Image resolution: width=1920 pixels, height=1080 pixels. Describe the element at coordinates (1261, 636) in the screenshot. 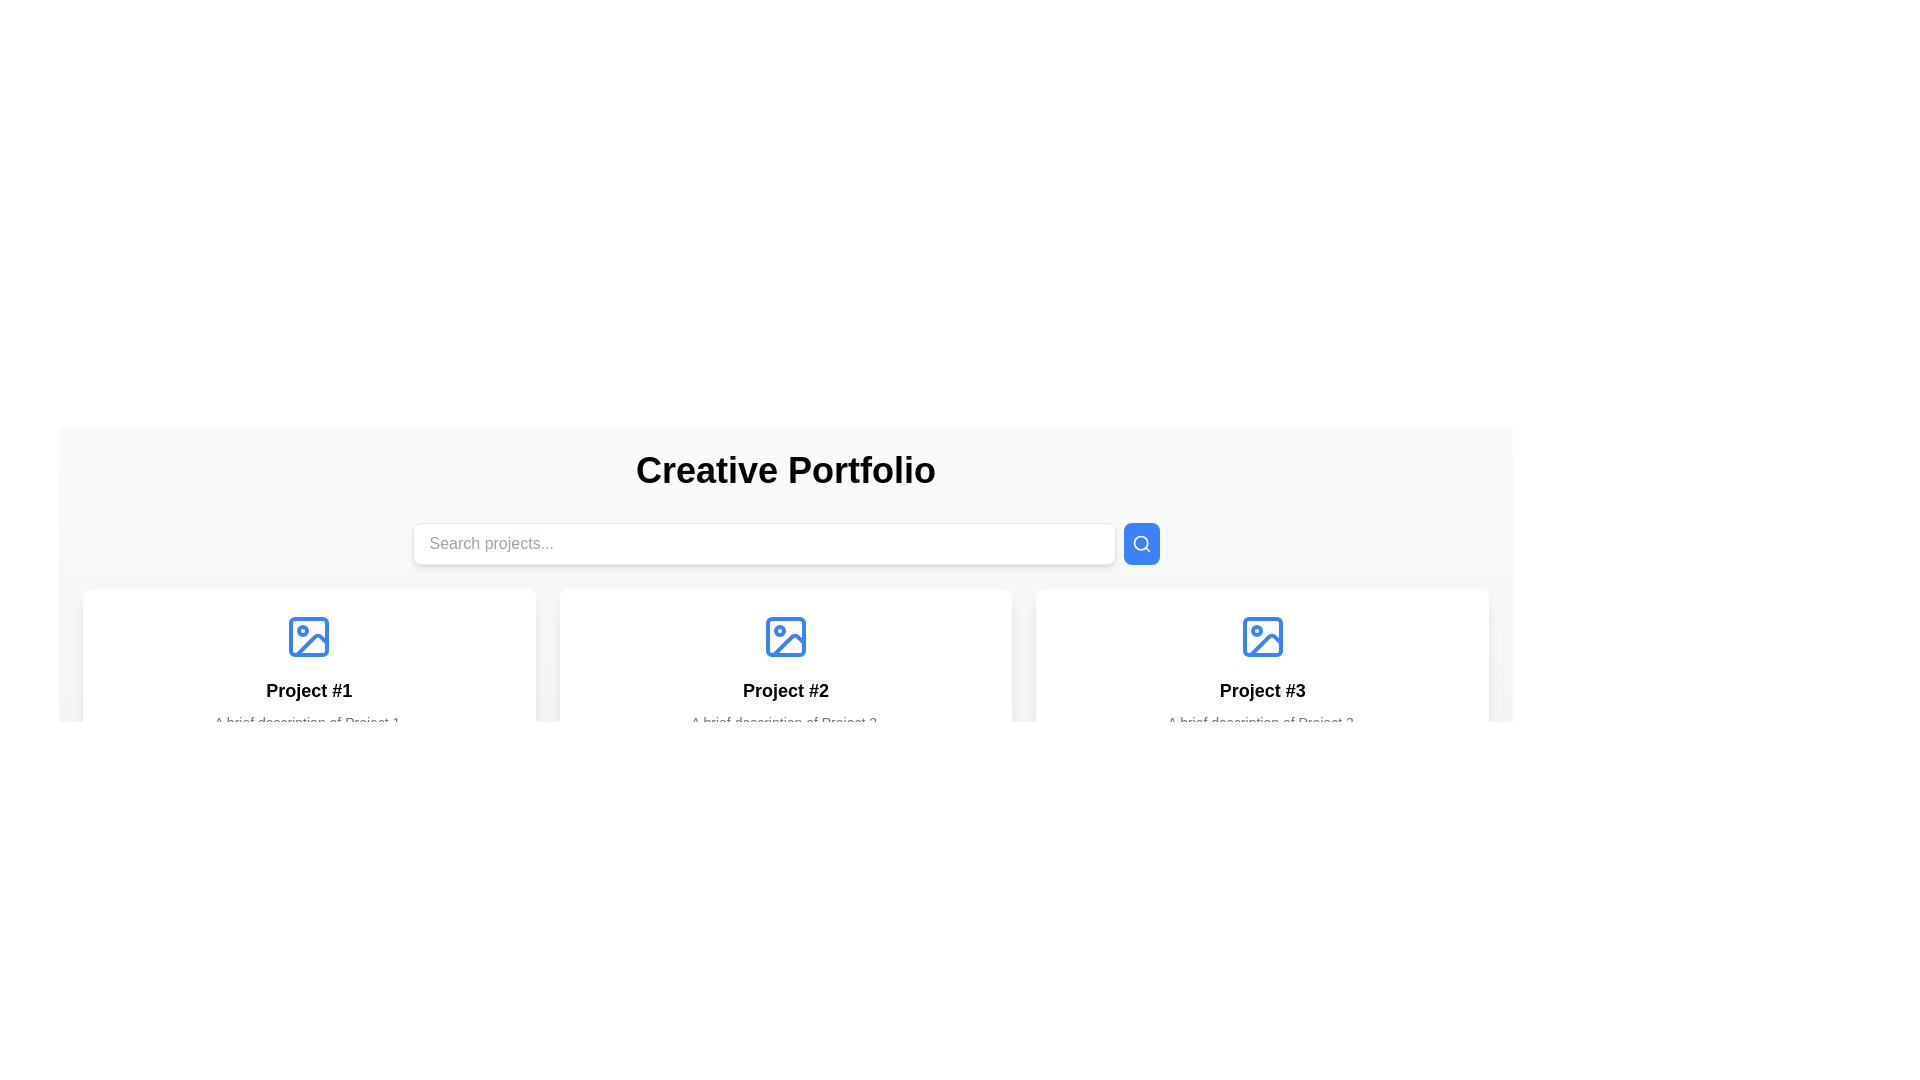

I see `the blue SVG icon located above the text 'Project #3' in the third project card` at that location.